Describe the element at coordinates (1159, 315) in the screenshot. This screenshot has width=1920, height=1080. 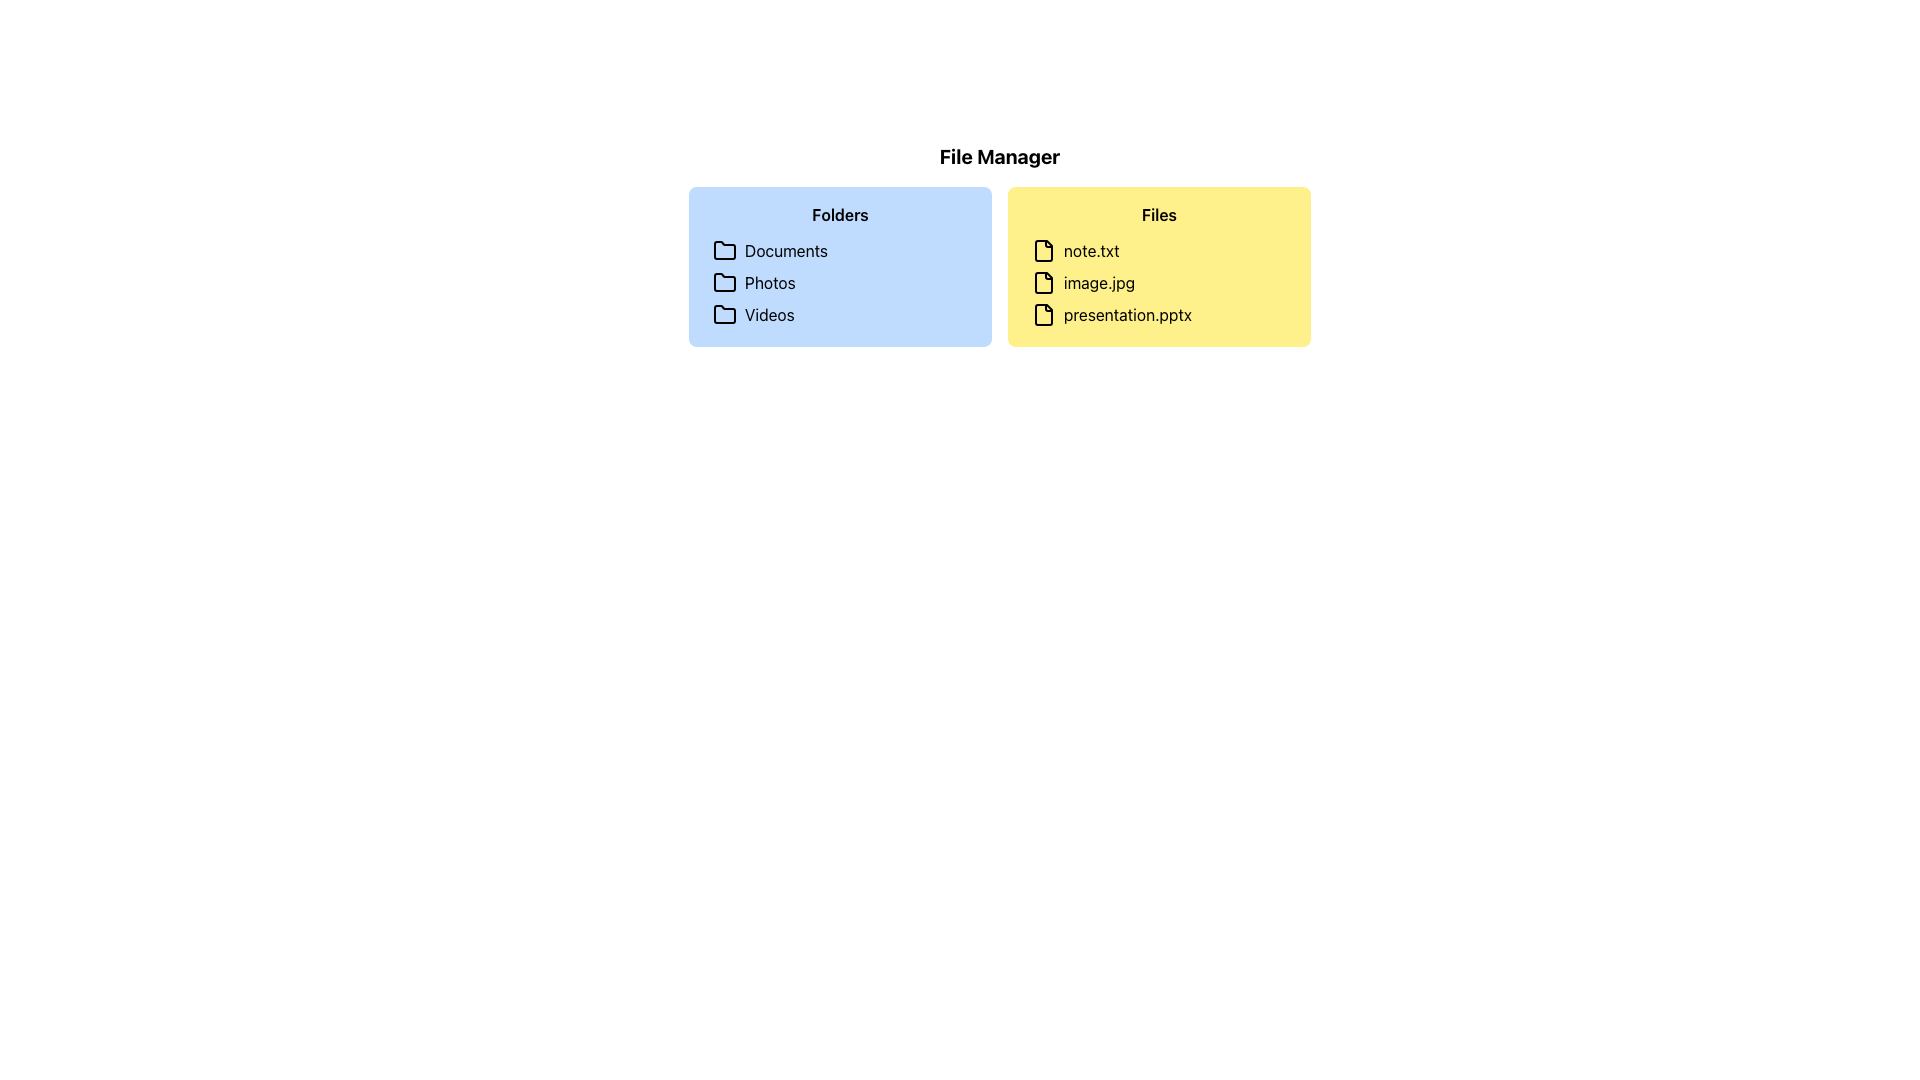
I see `the file entry row labeled 'presentation.pptx' in the file listing interface` at that location.